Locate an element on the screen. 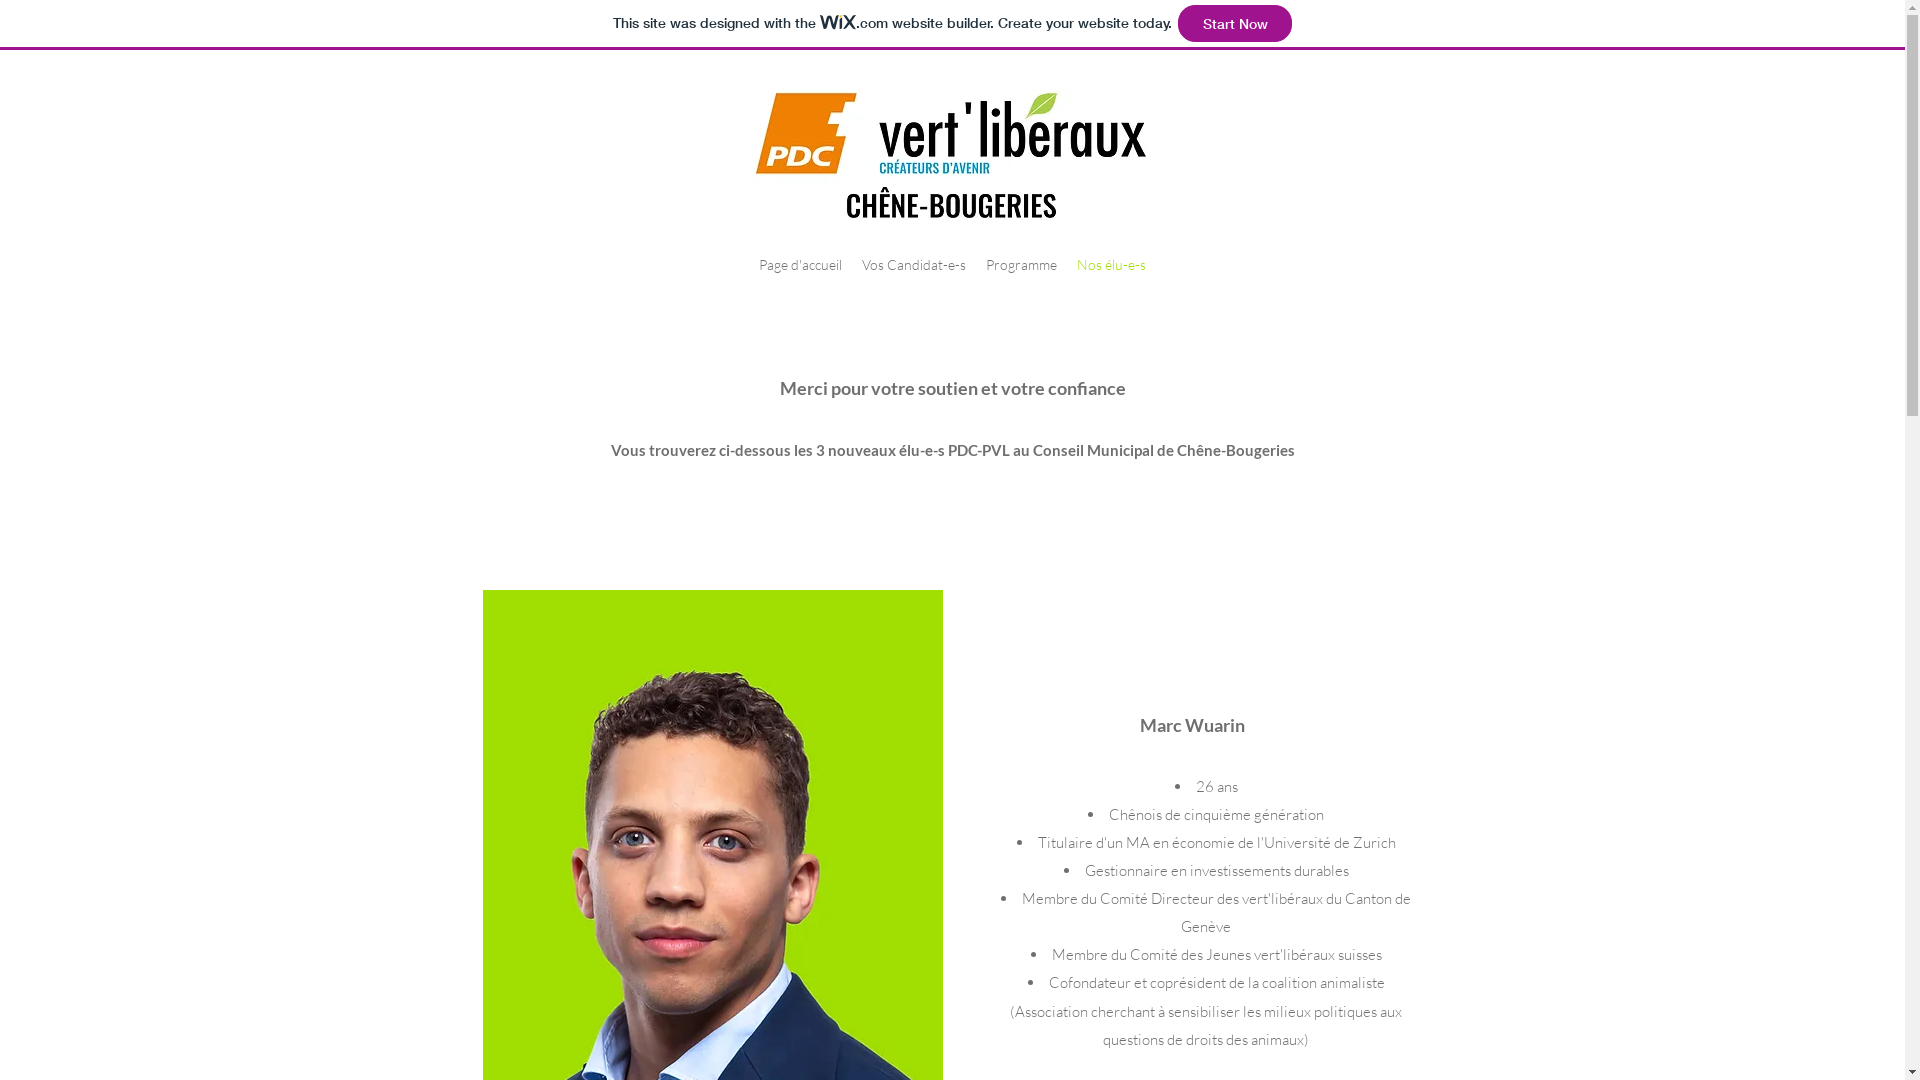 The width and height of the screenshot is (1920, 1080). 'Page d'accueil' is located at coordinates (747, 264).